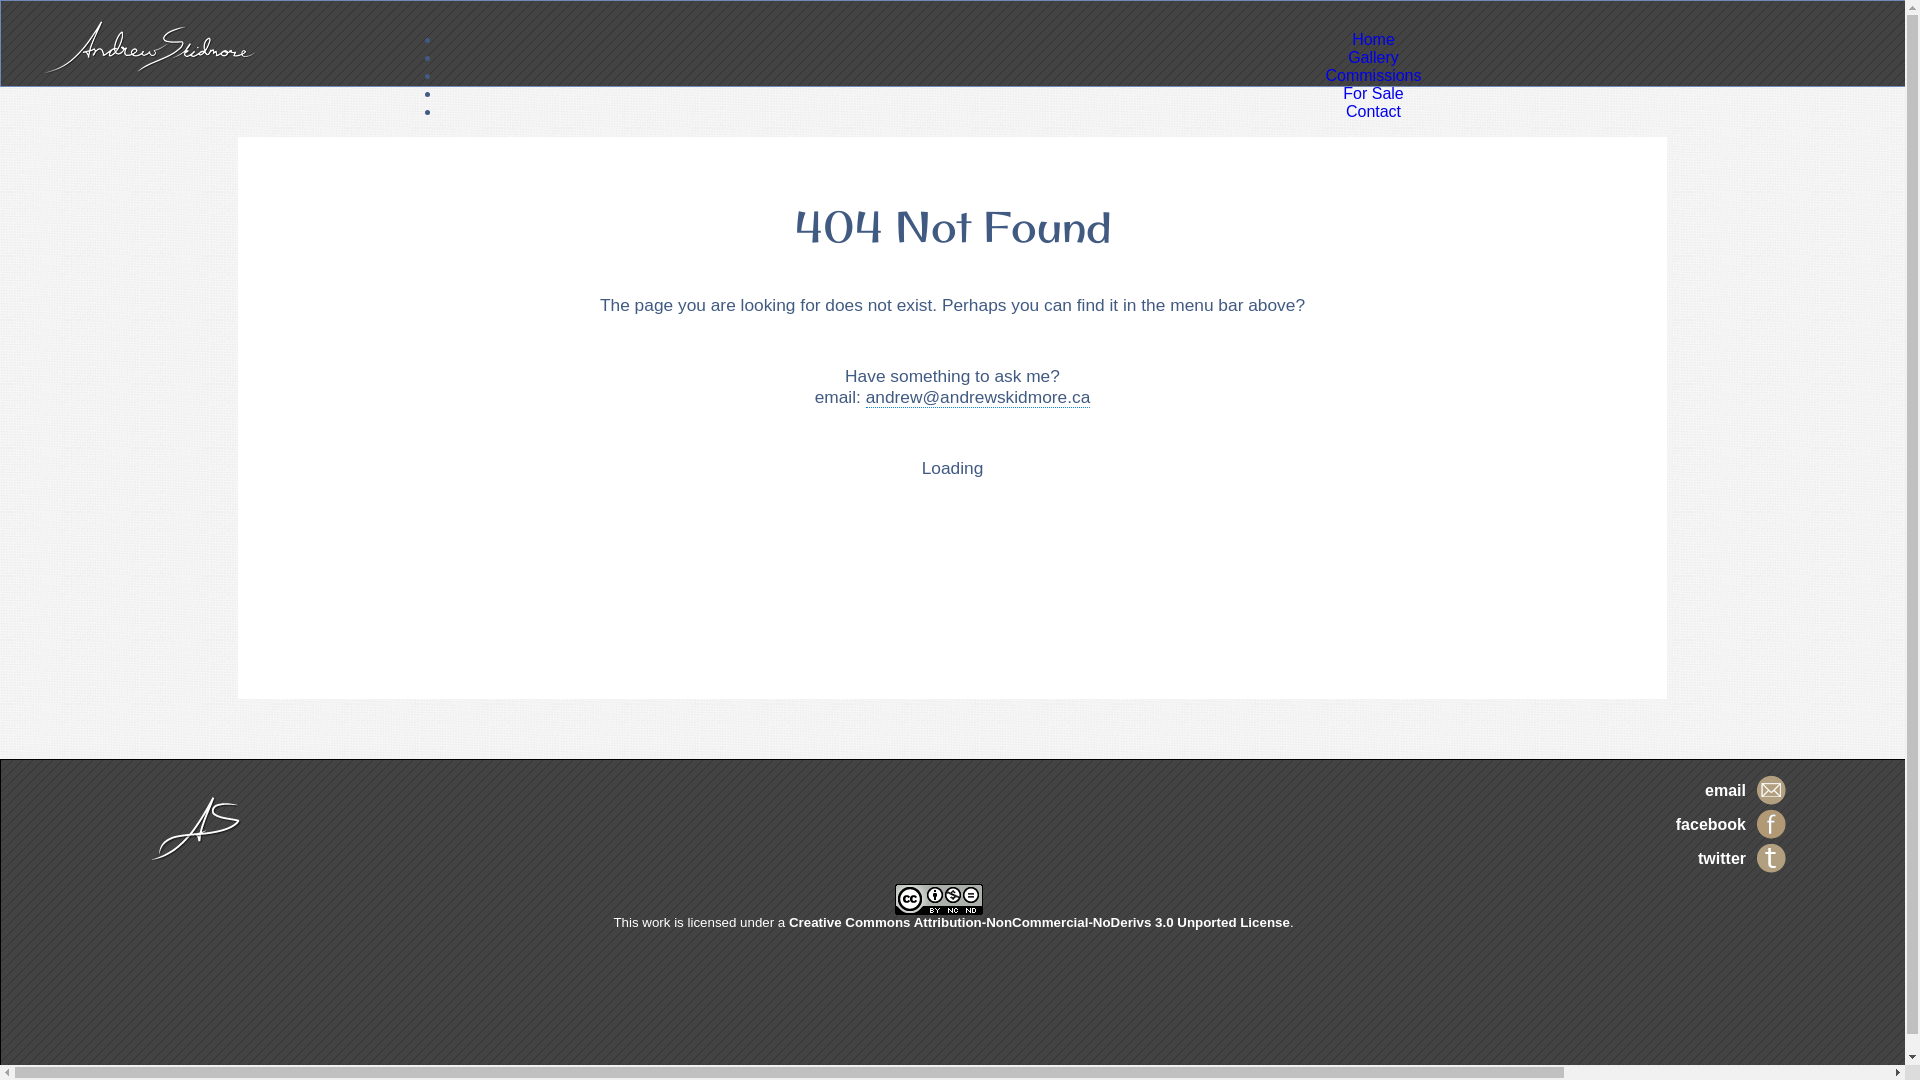 This screenshot has height=1080, width=1920. I want to click on 'Home', so click(1372, 39).